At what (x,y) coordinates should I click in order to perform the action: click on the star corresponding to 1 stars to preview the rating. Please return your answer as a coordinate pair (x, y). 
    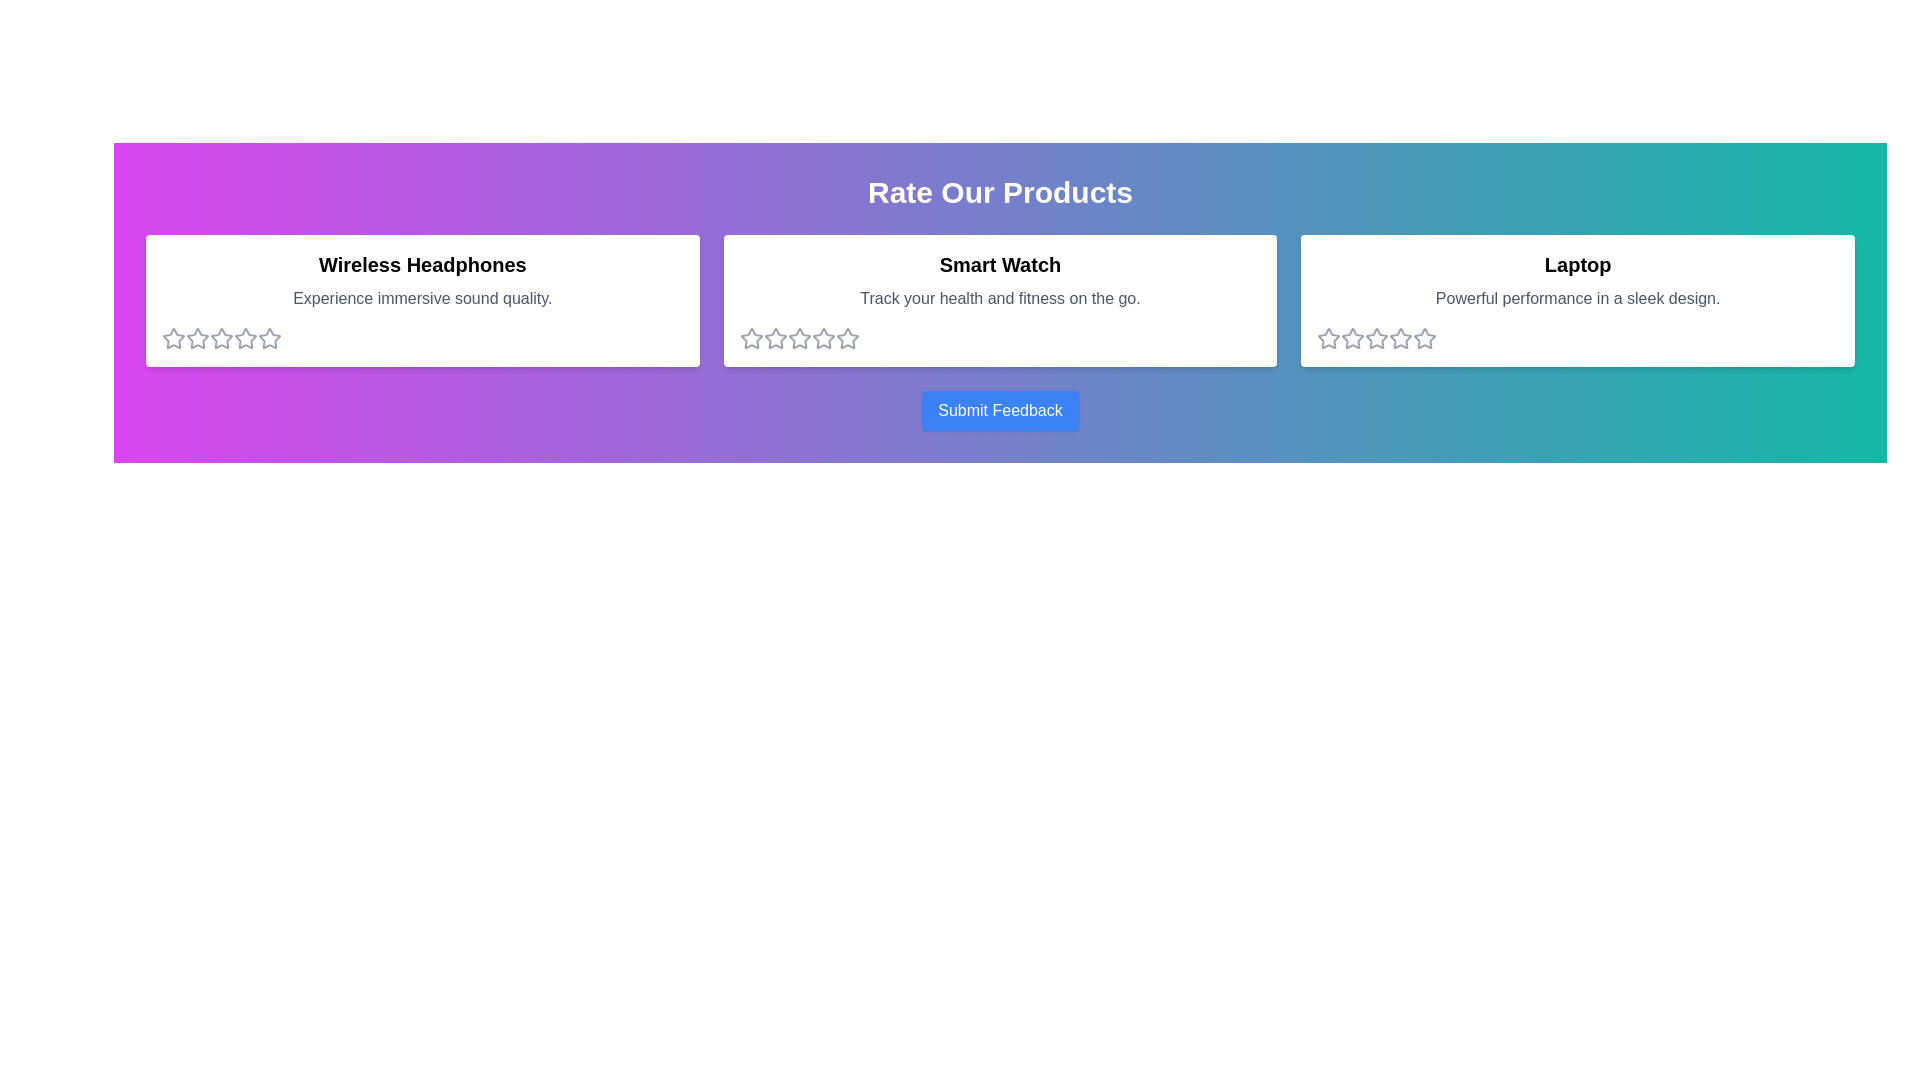
    Looking at the image, I should click on (173, 338).